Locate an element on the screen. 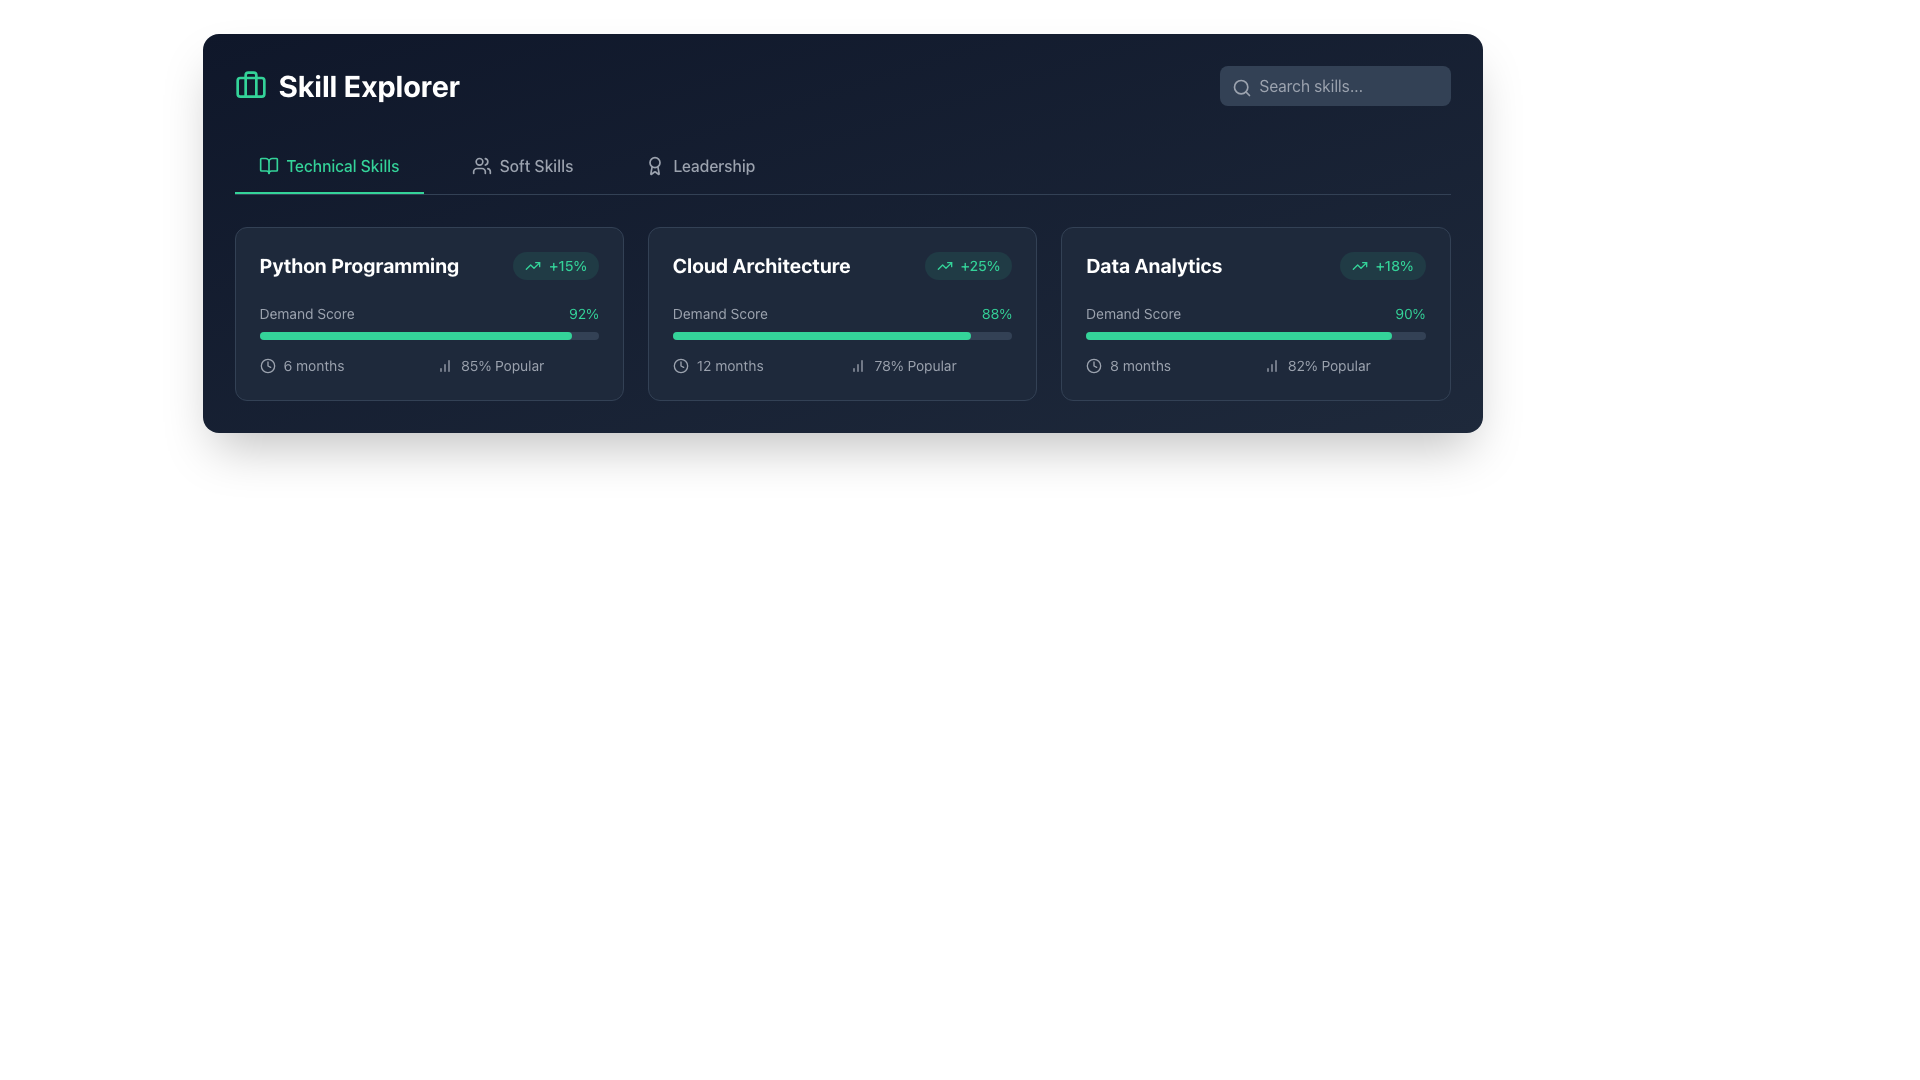 This screenshot has width=1920, height=1080. the 'Demand Score' text label located in the first card under the 'Python Programming' section, positioned above the green progress bar and to the left of the '92%' text is located at coordinates (306, 313).